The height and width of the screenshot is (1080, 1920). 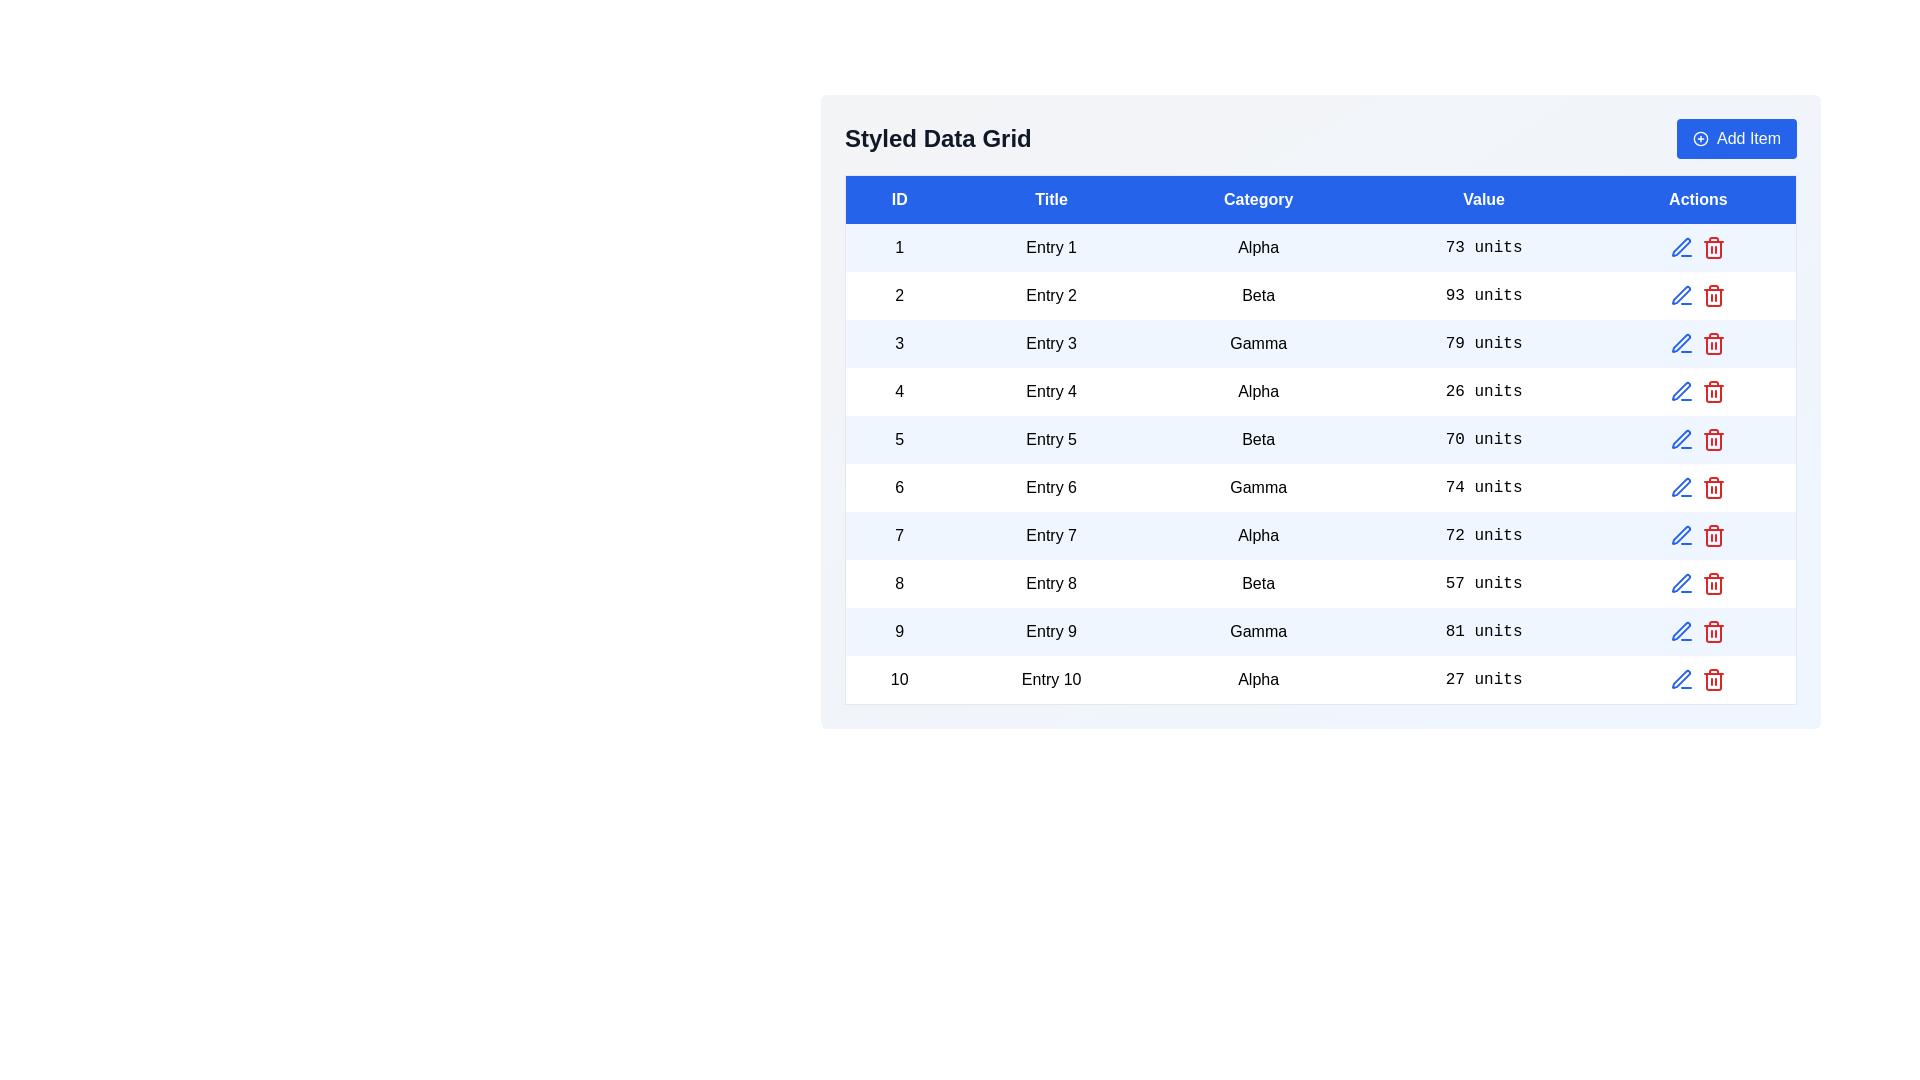 I want to click on the 'Add Item' button to add a new row to the data grid, so click(x=1736, y=137).